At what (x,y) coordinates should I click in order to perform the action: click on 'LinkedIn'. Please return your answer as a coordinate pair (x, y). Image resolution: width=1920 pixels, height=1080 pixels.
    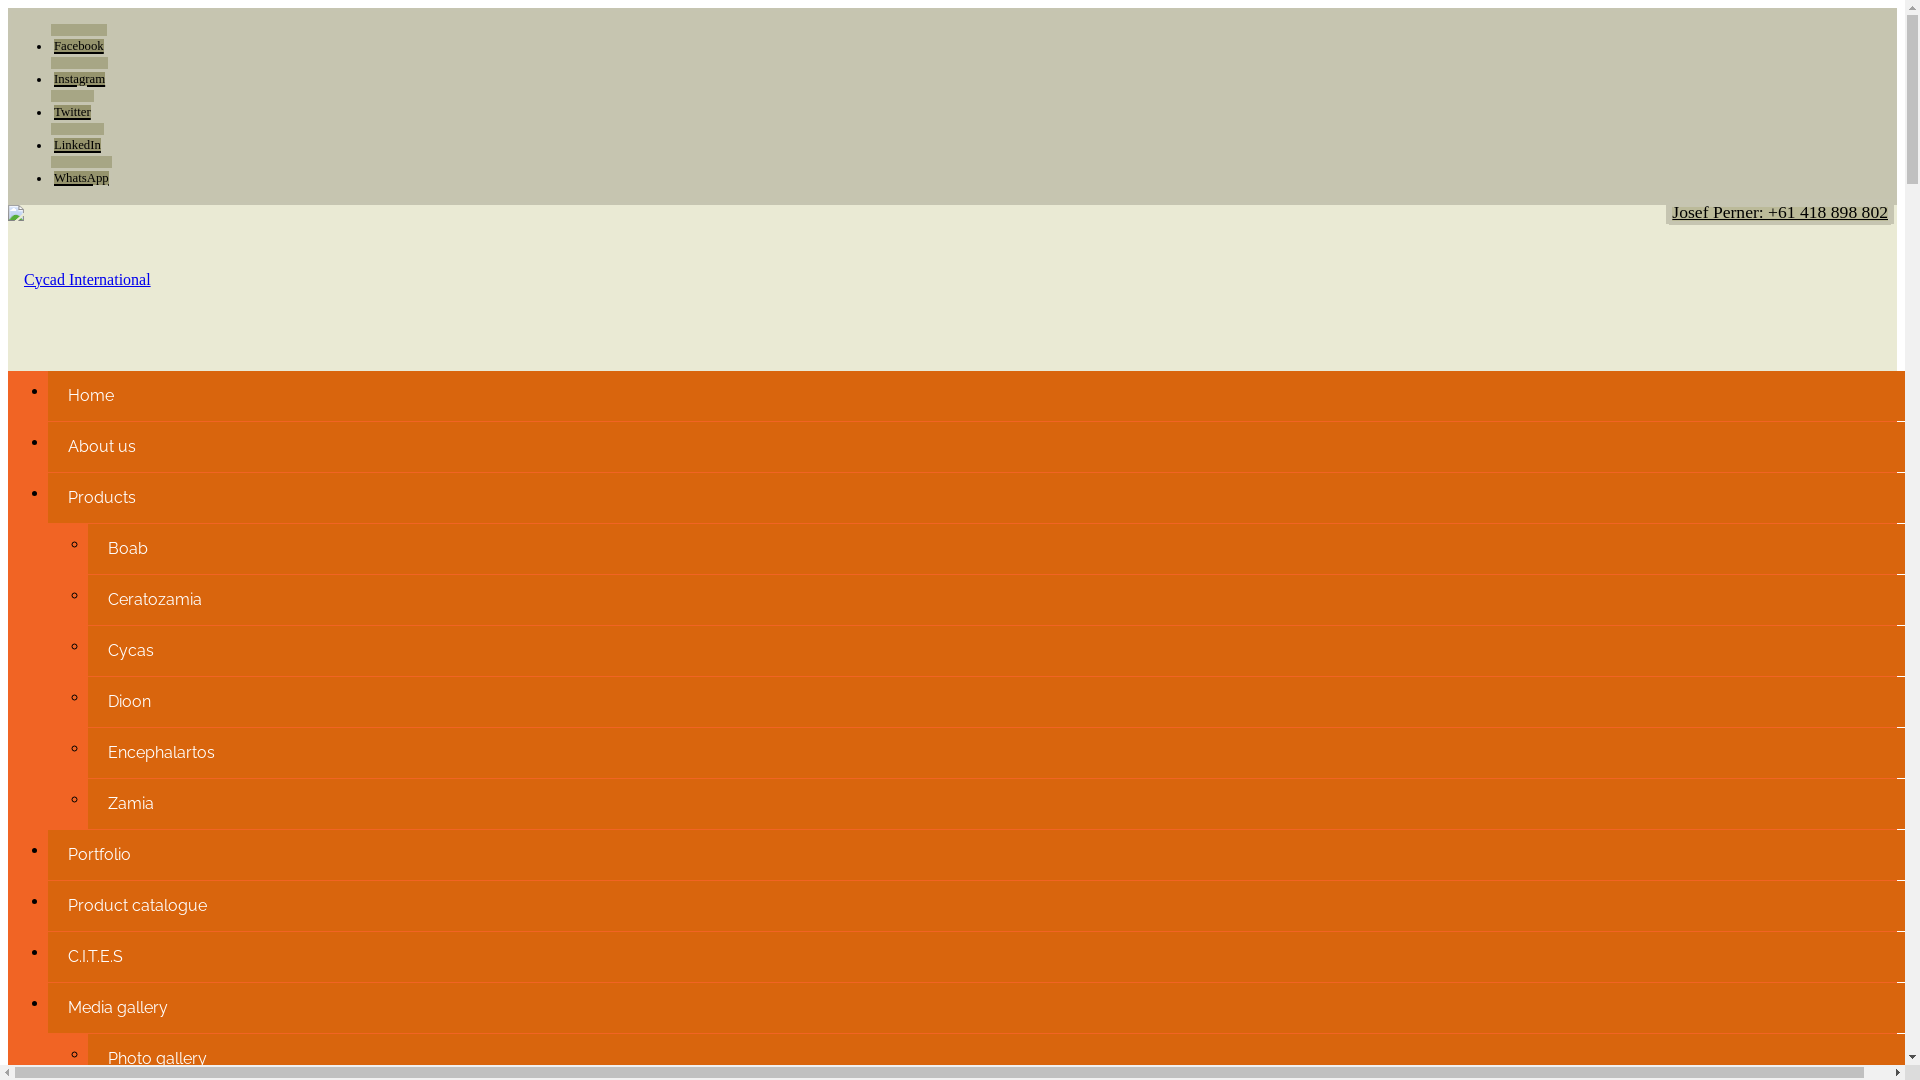
    Looking at the image, I should click on (77, 137).